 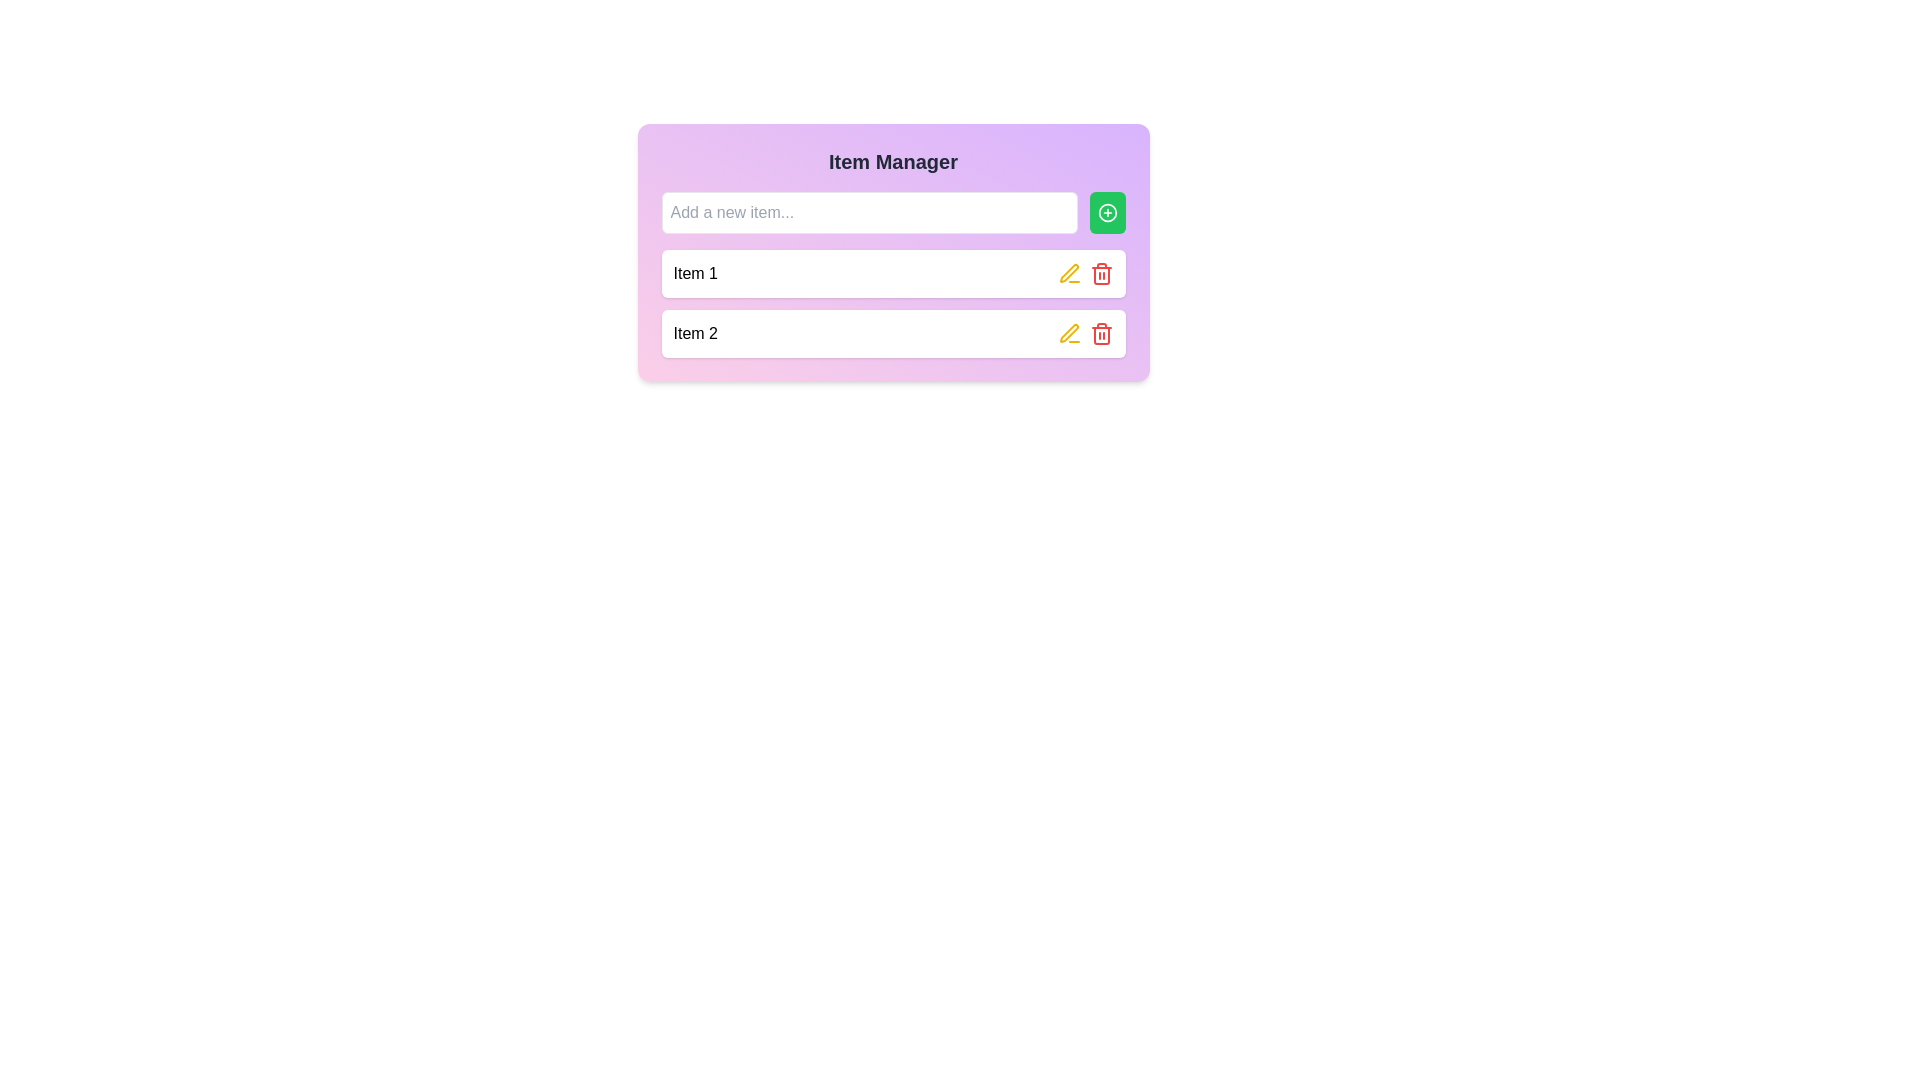 I want to click on the Vector Icon Segment of the trash icon, which visually represents a delete action, located near the bottom middle of the icon, so click(x=1100, y=334).